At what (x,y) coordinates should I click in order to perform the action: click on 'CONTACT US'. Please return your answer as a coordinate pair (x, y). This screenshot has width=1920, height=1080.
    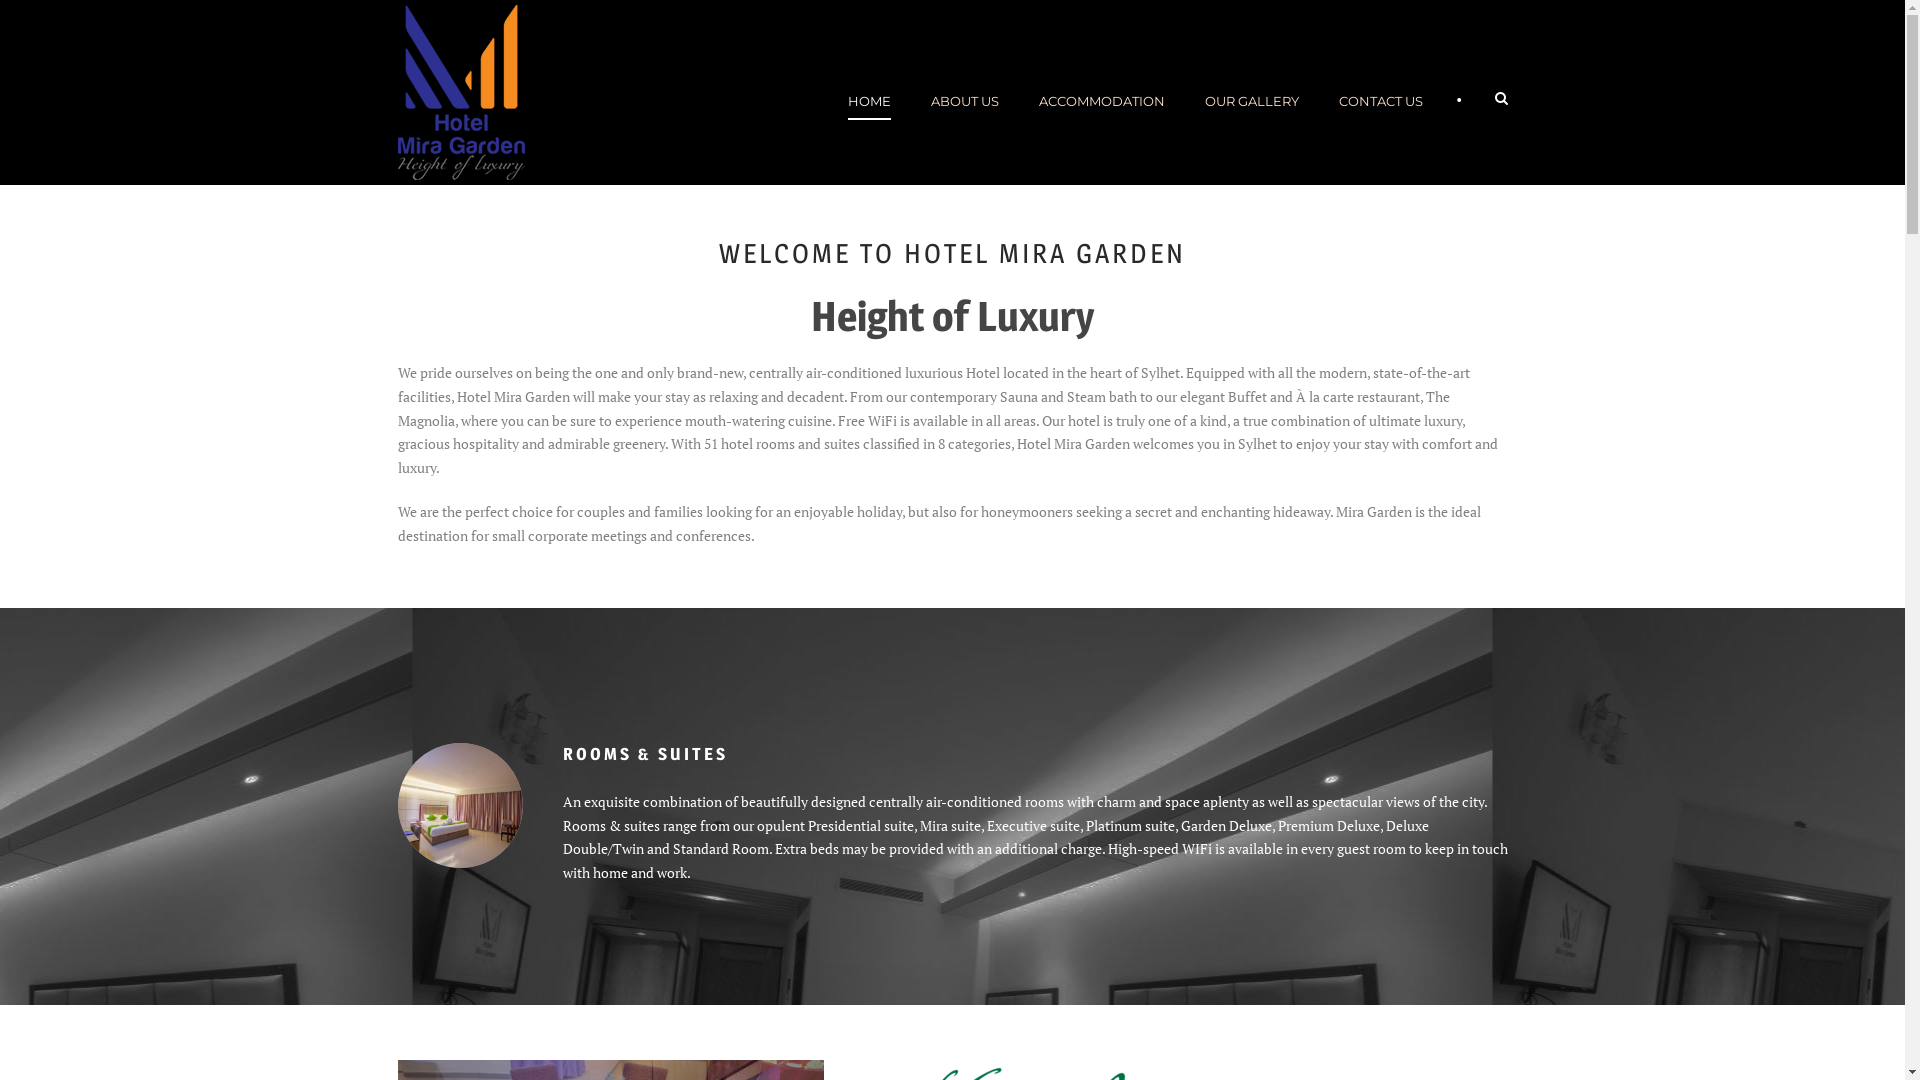
    Looking at the image, I should click on (1379, 123).